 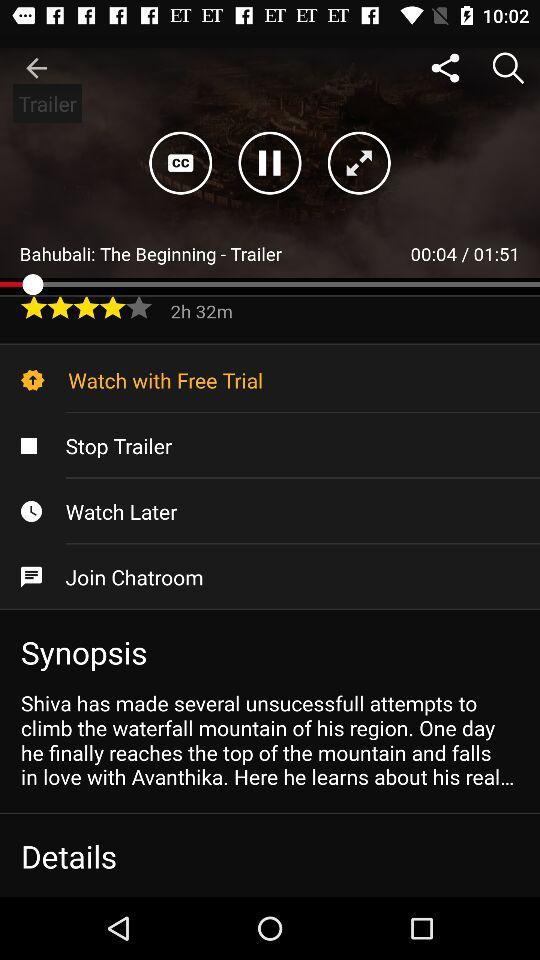 I want to click on the pause icon at the top center of the page, so click(x=270, y=162).